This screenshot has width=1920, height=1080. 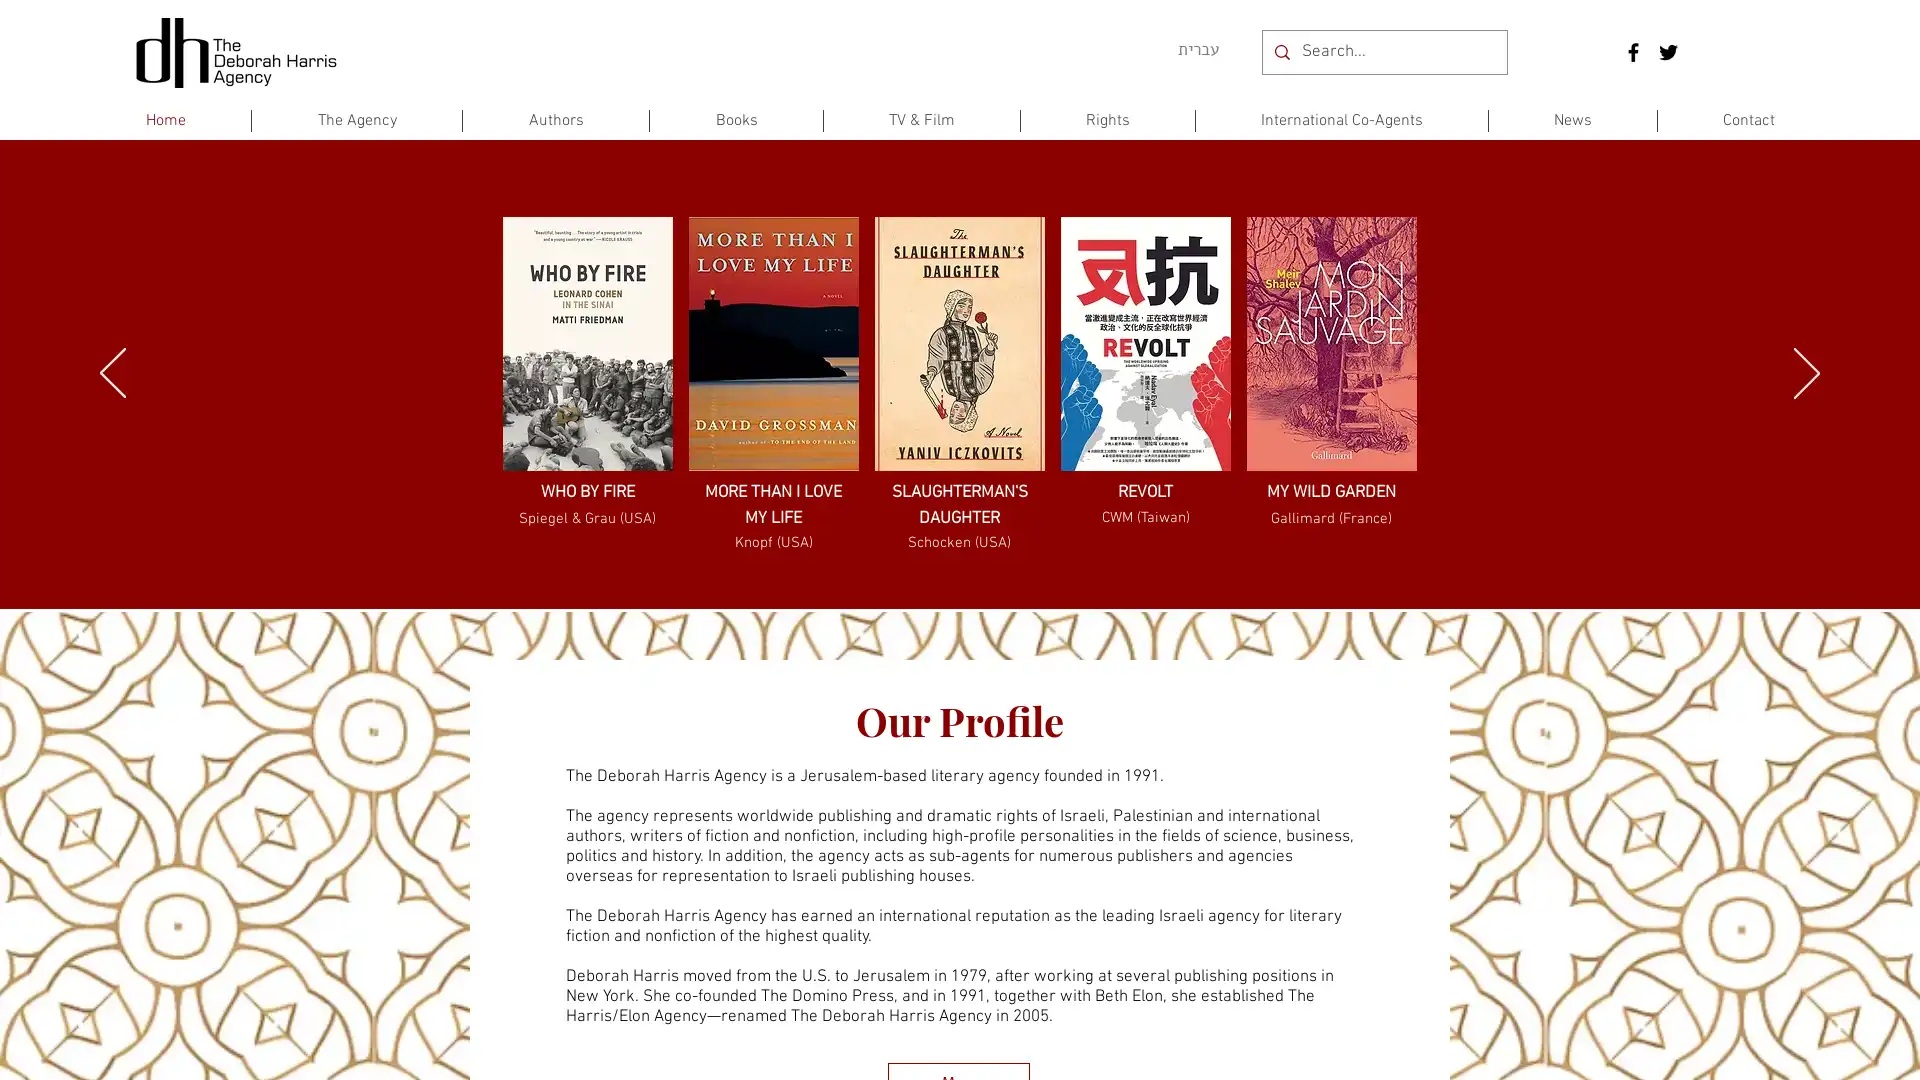 I want to click on Previous, so click(x=112, y=374).